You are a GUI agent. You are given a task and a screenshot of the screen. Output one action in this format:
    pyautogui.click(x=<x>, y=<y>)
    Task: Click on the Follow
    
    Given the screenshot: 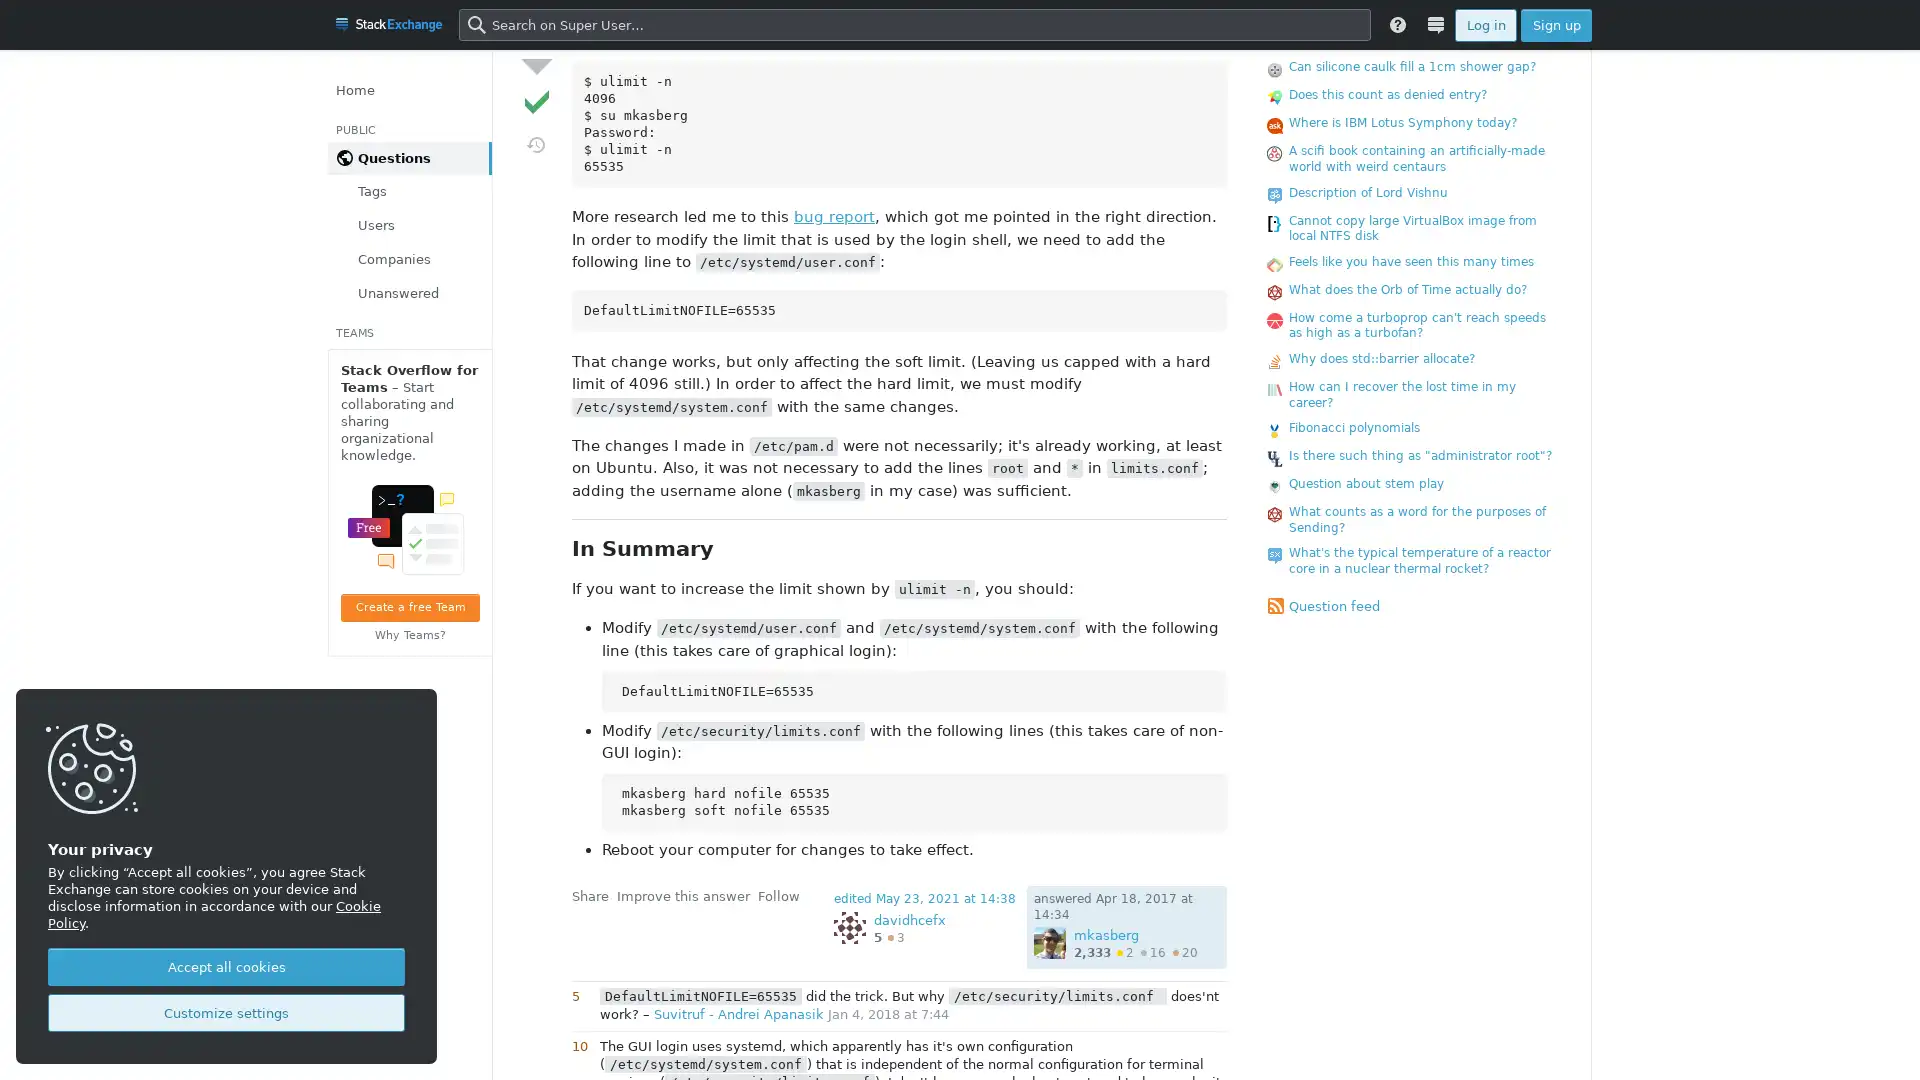 What is the action you would take?
    pyautogui.click(x=777, y=894)
    